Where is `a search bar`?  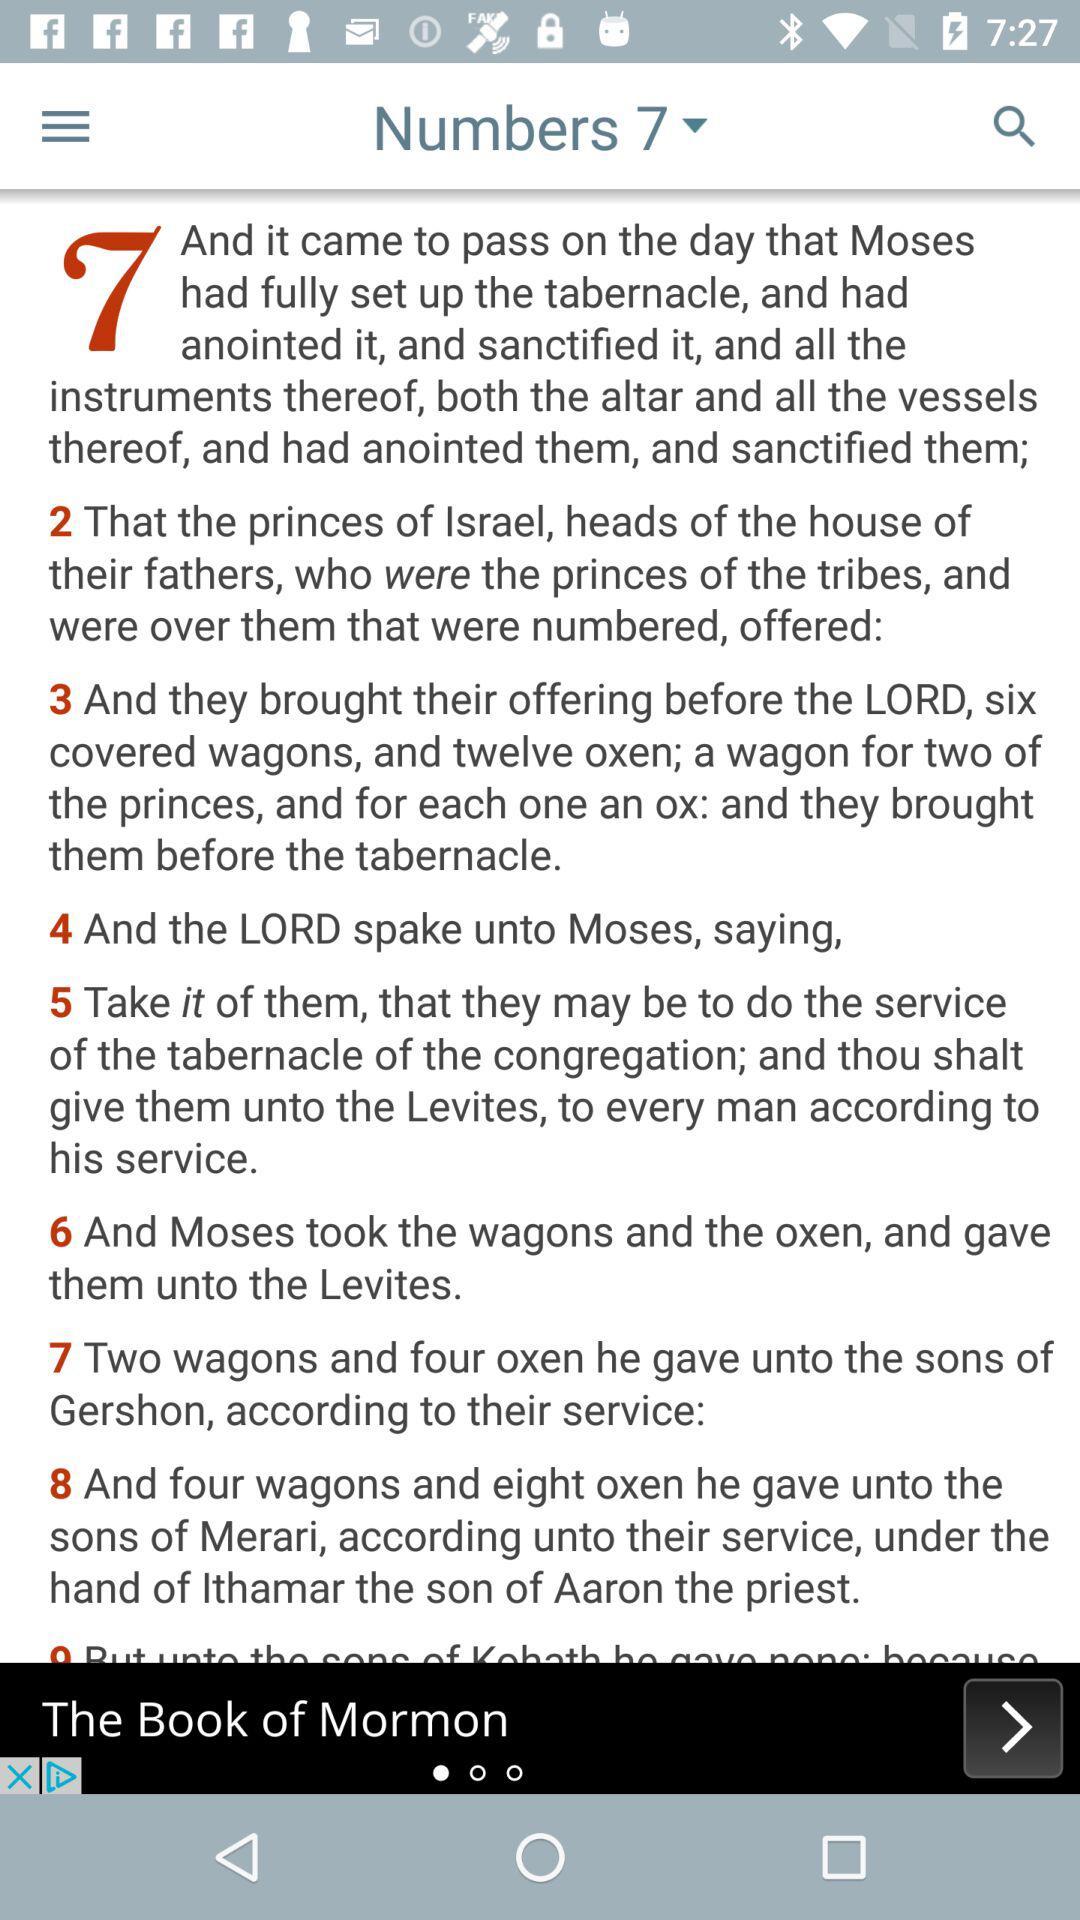 a search bar is located at coordinates (1014, 124).